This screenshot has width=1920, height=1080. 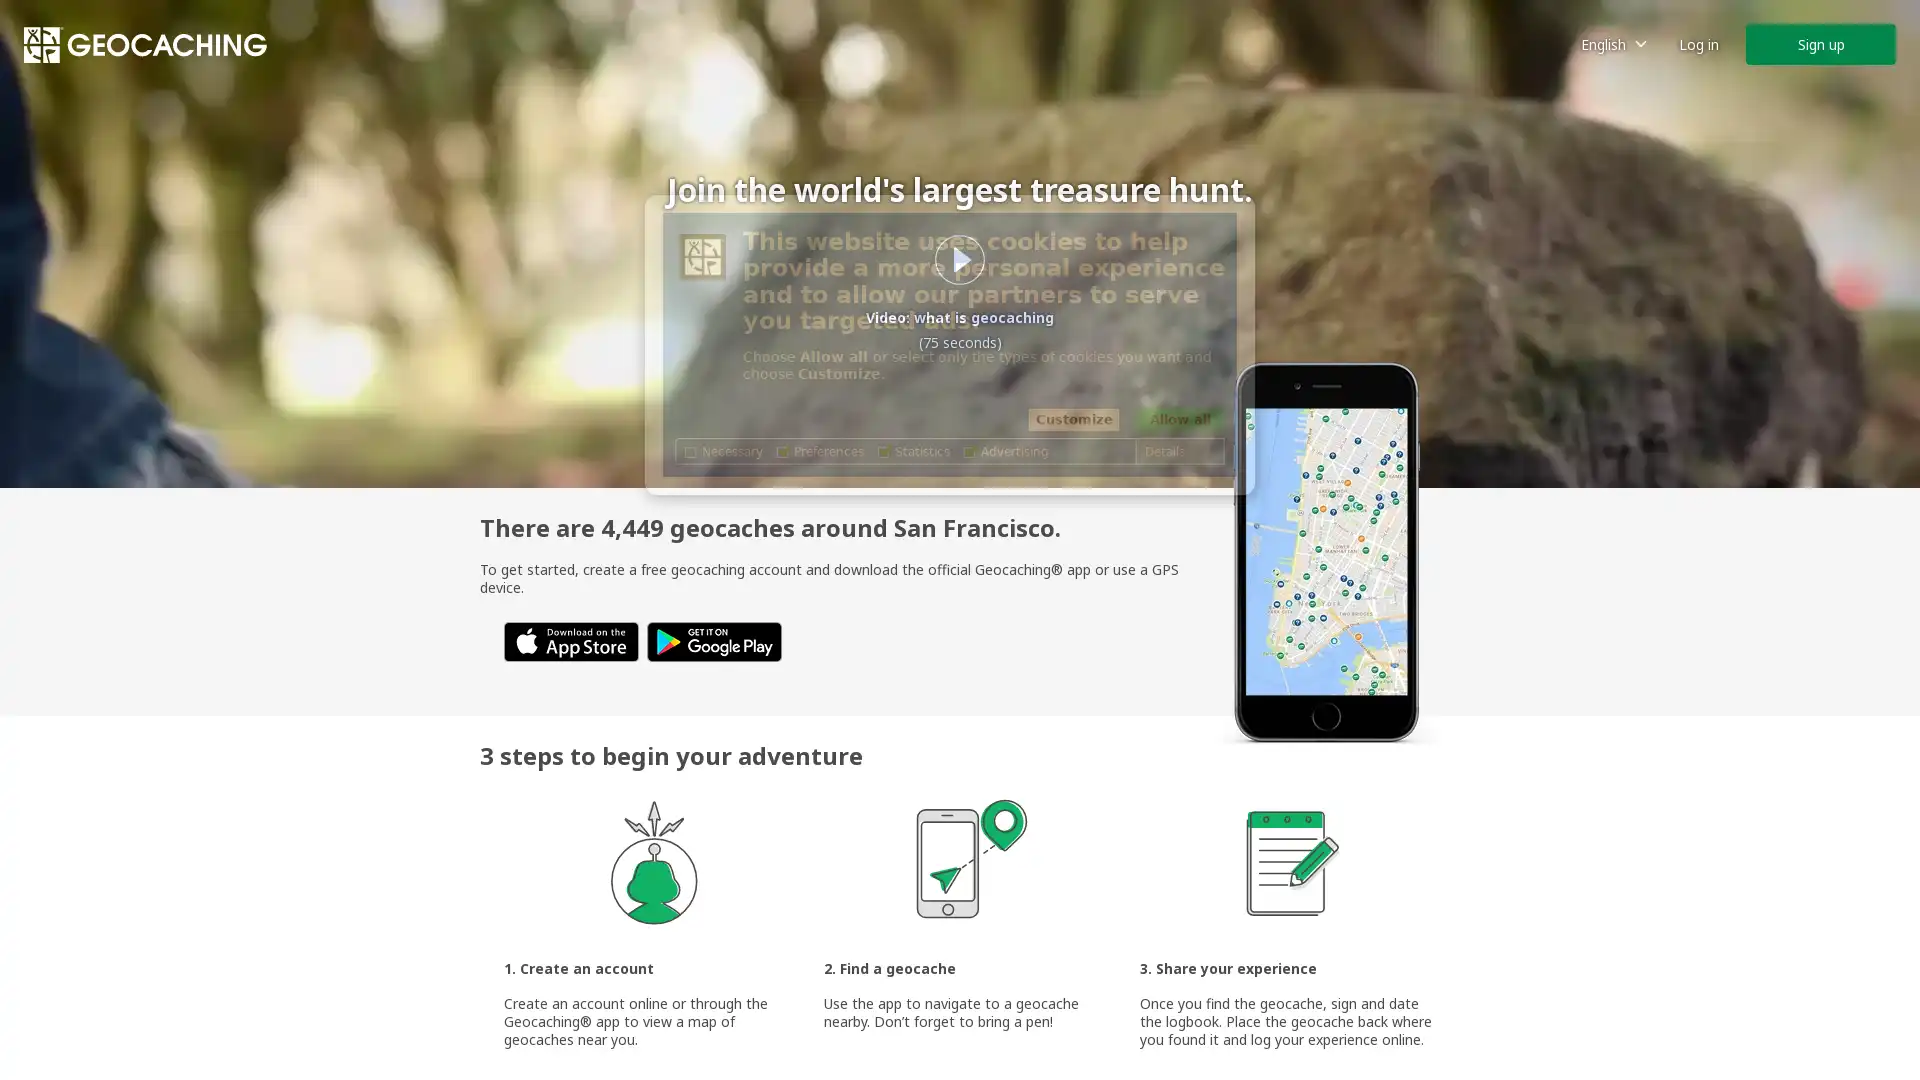 What do you see at coordinates (960, 257) in the screenshot?
I see `Play what is geocaching video` at bounding box center [960, 257].